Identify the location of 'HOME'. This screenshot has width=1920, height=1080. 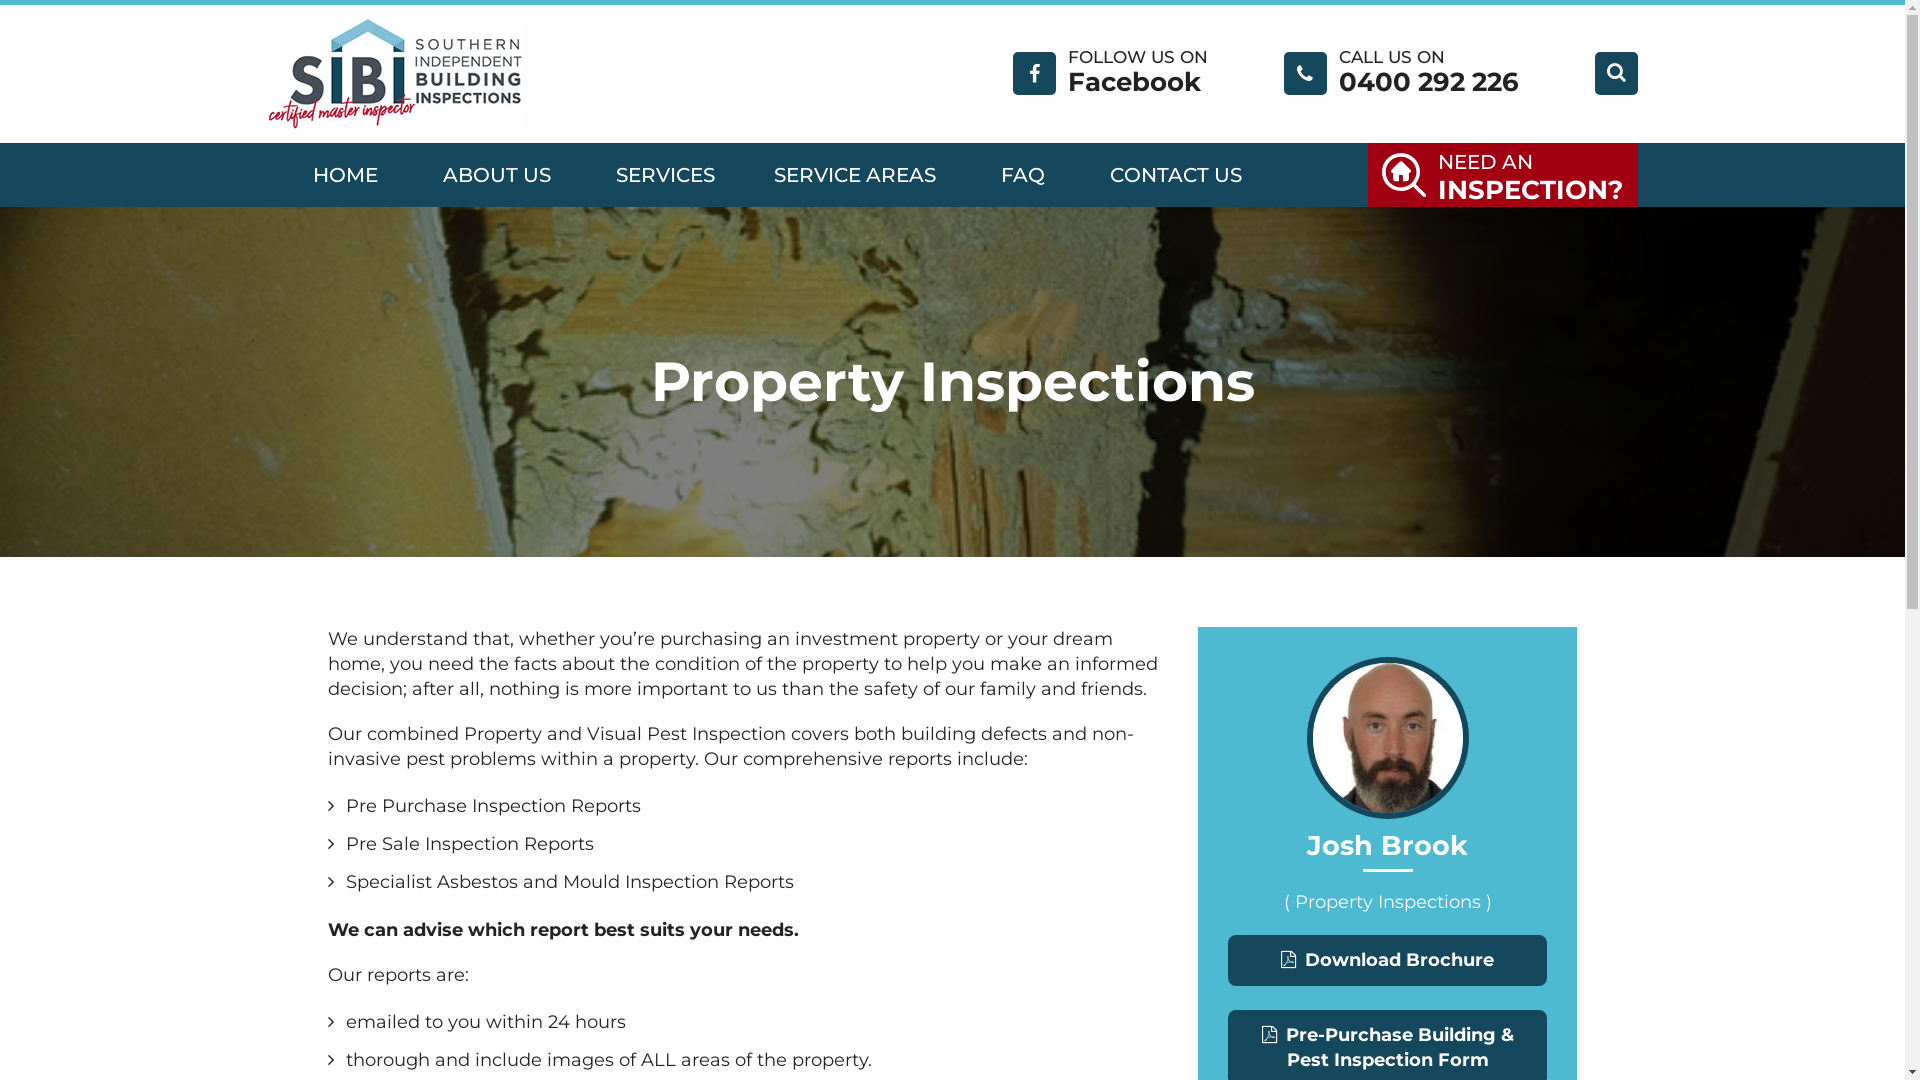
(344, 173).